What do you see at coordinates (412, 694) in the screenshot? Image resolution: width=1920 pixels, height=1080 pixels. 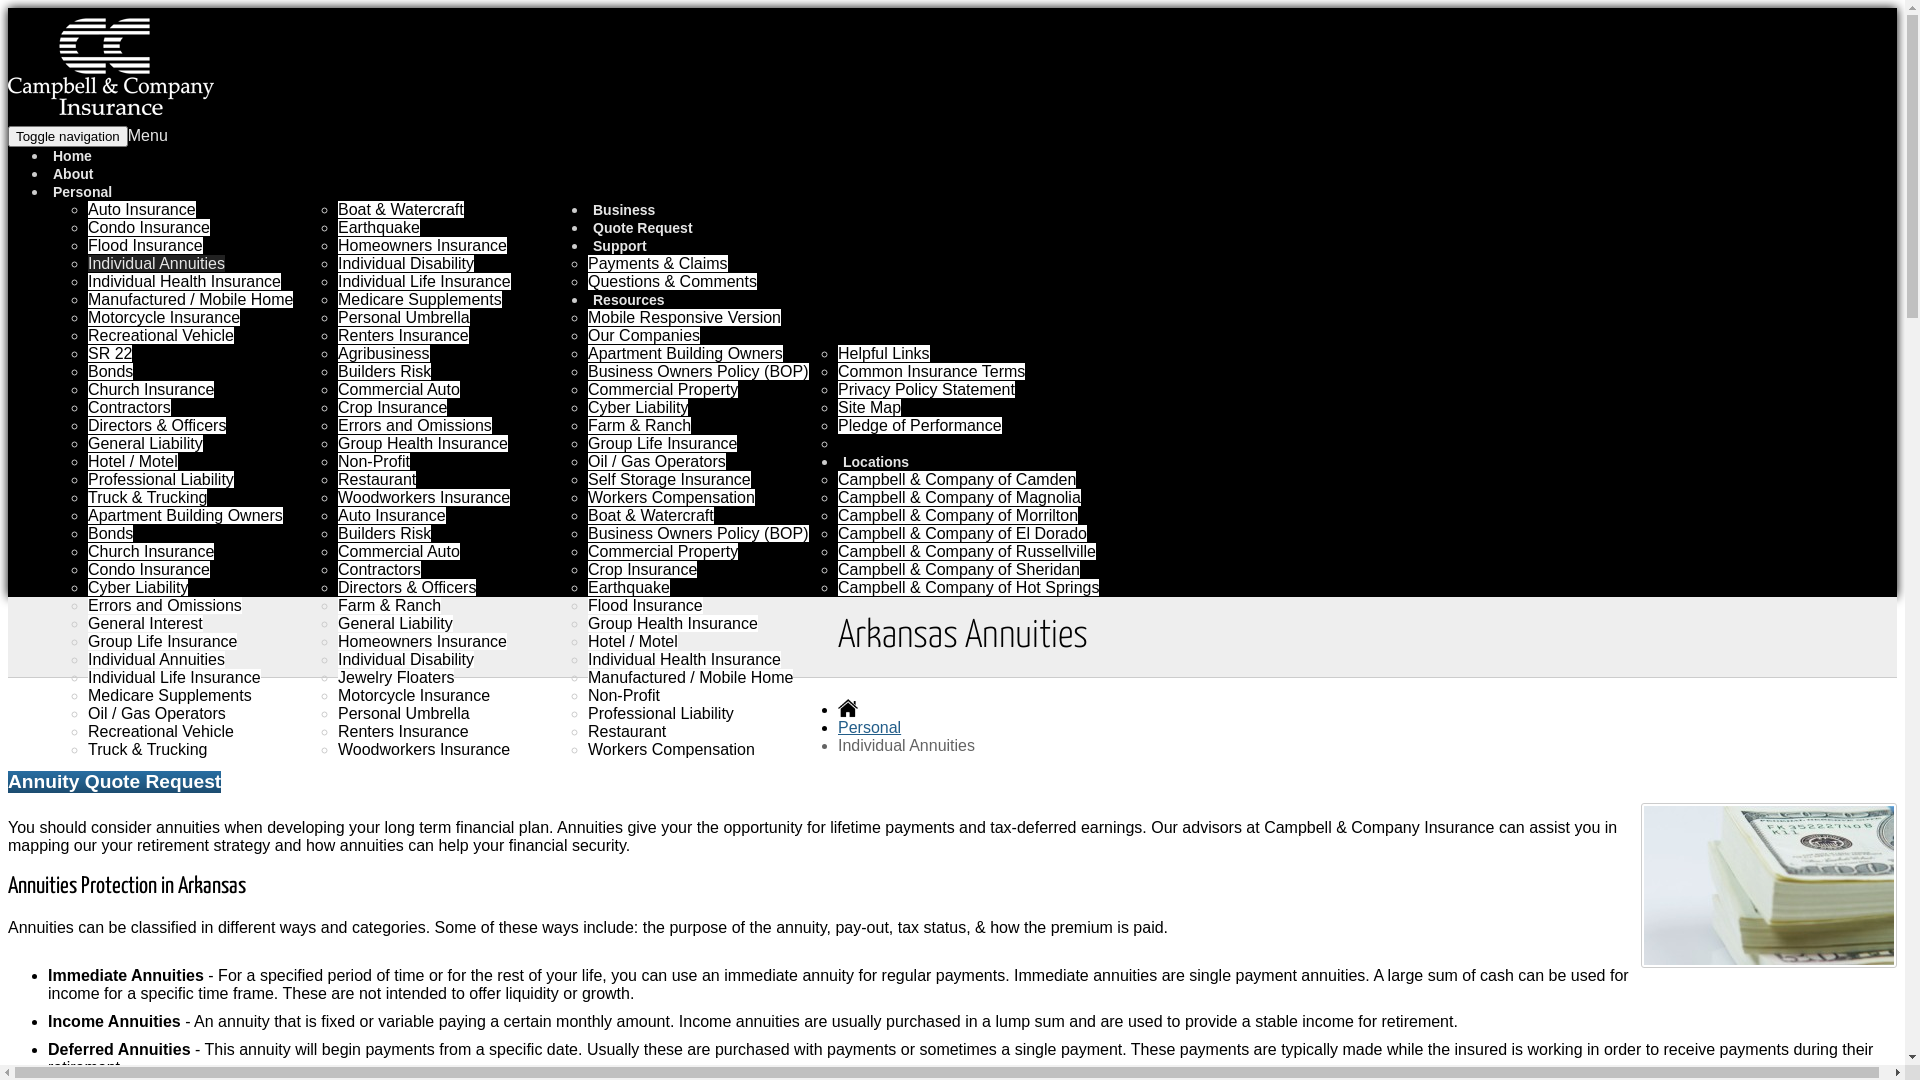 I see `'Motorcycle Insurance'` at bounding box center [412, 694].